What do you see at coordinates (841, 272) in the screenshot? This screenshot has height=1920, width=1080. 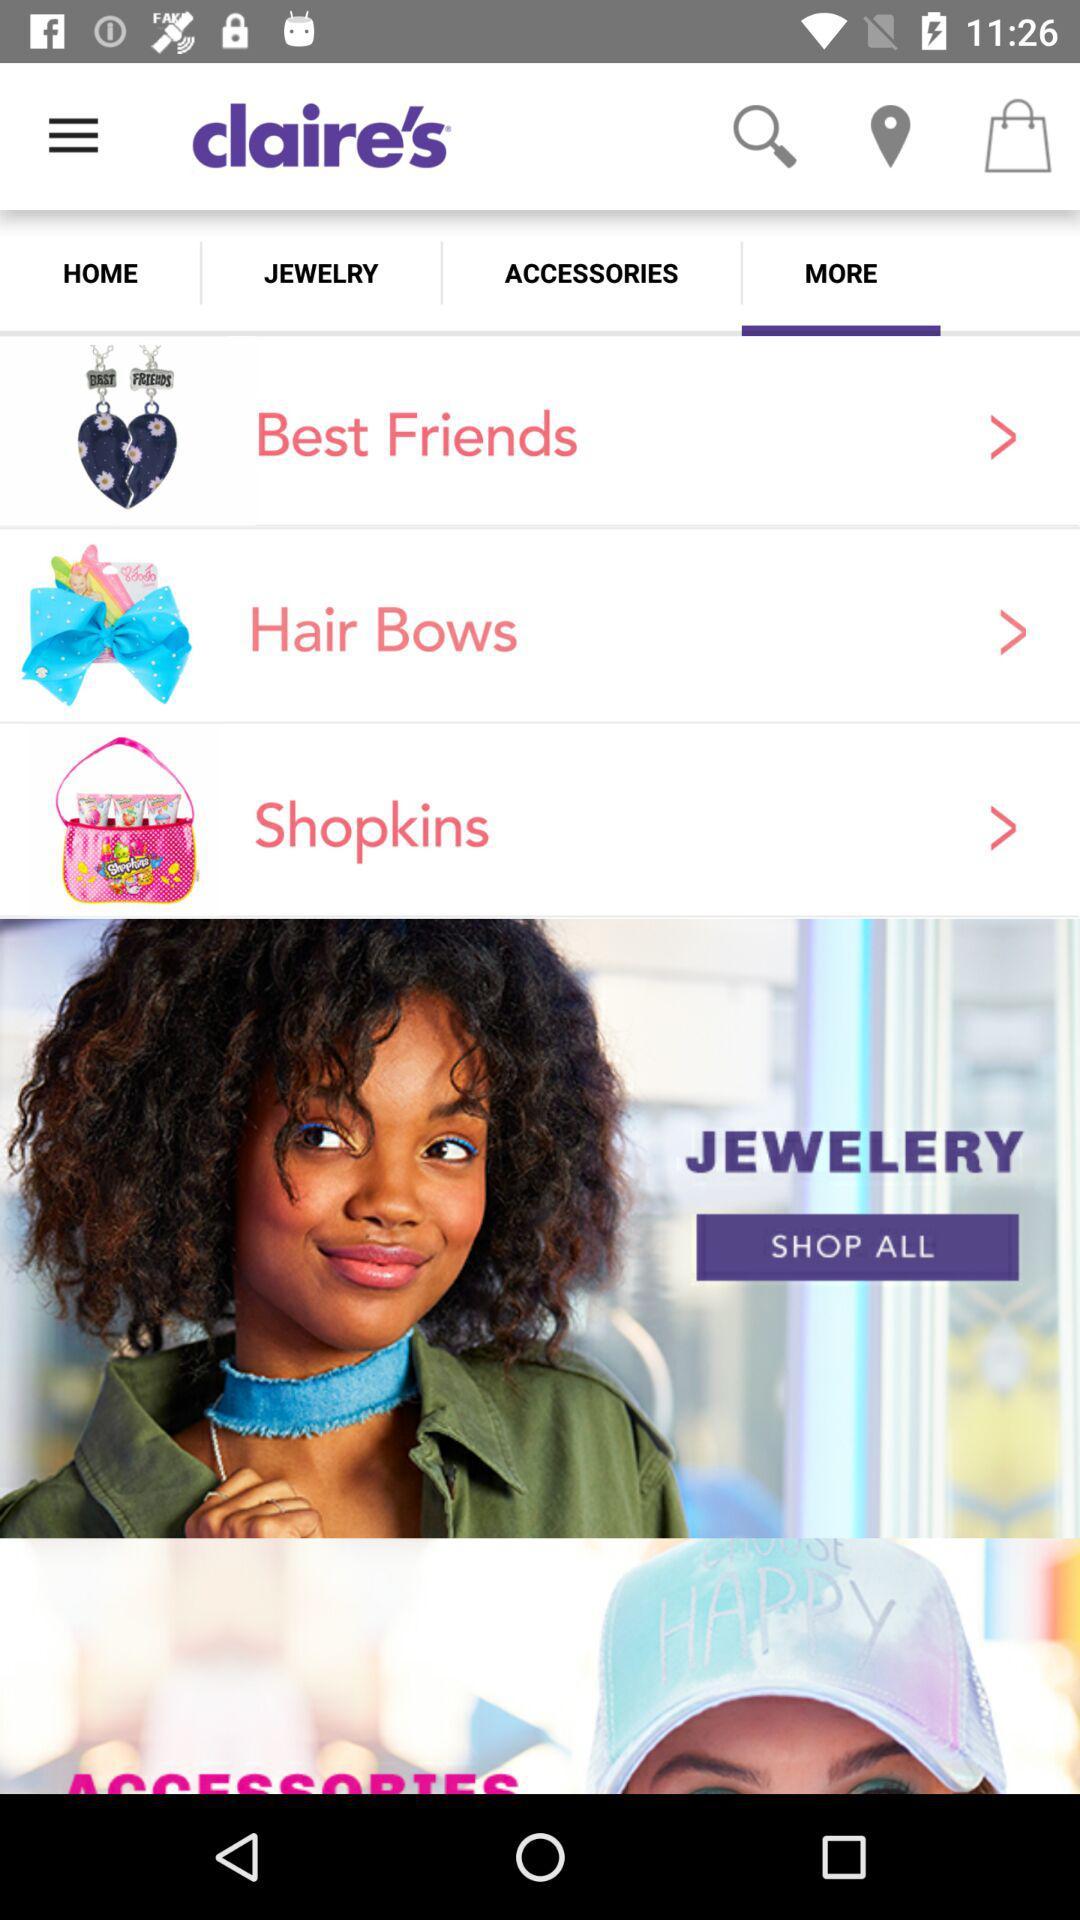 I see `the more app` at bounding box center [841, 272].